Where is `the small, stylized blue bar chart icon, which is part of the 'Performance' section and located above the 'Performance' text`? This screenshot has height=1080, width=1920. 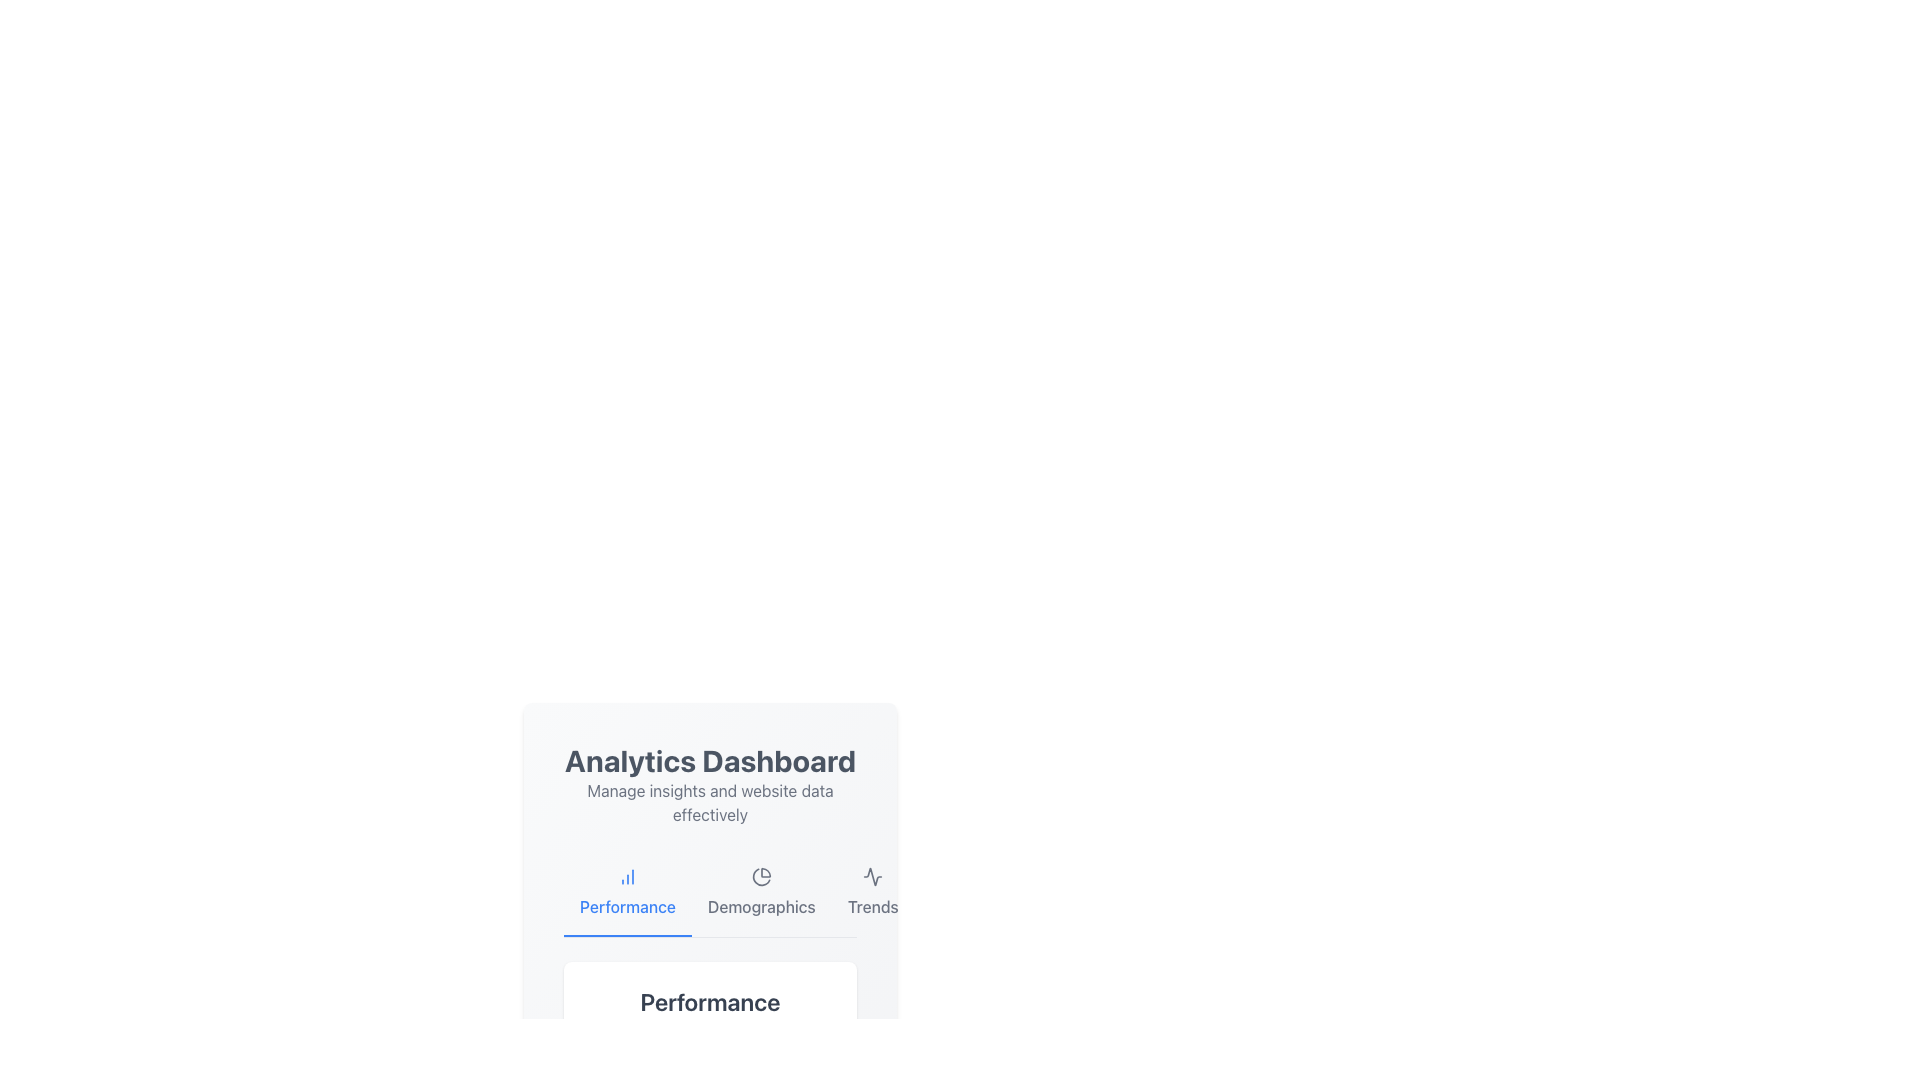 the small, stylized blue bar chart icon, which is part of the 'Performance' section and located above the 'Performance' text is located at coordinates (627, 875).